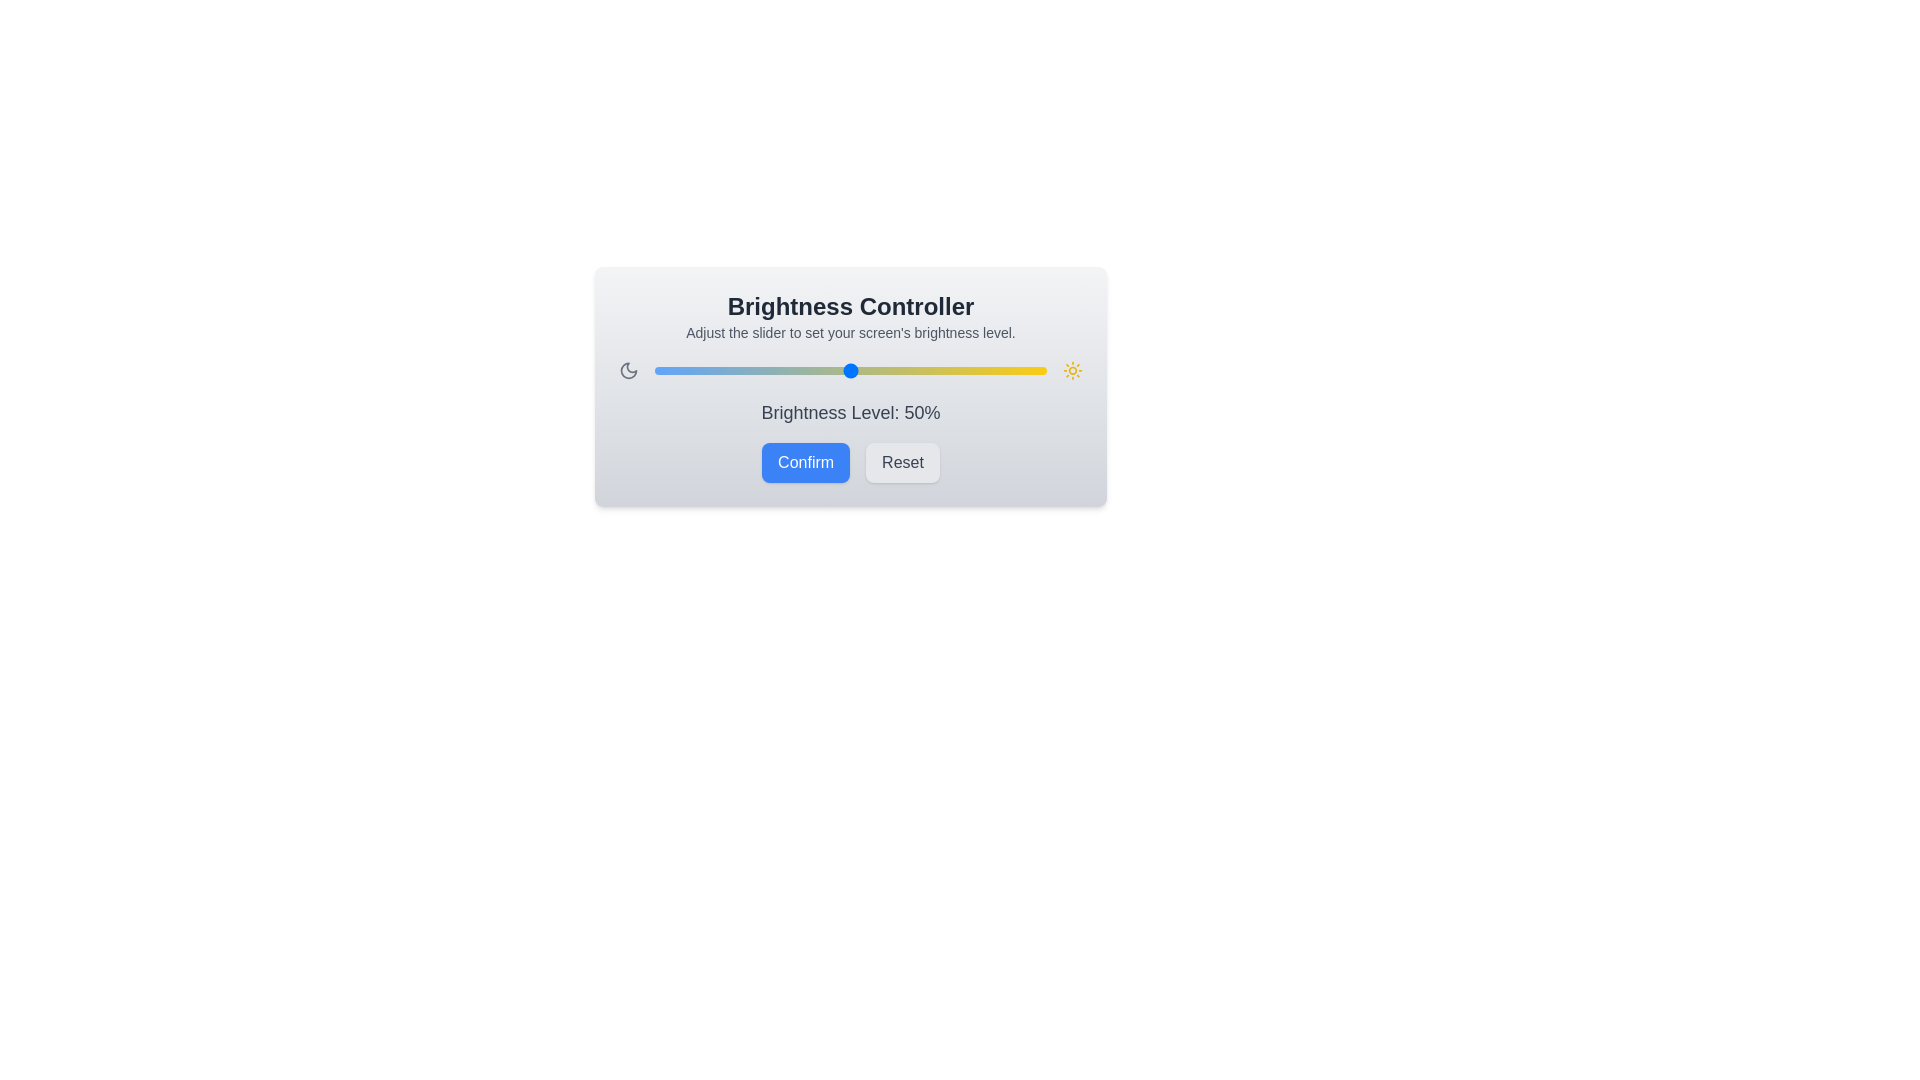  I want to click on the sun icon to adjust brightness to its extreme level, so click(1071, 370).